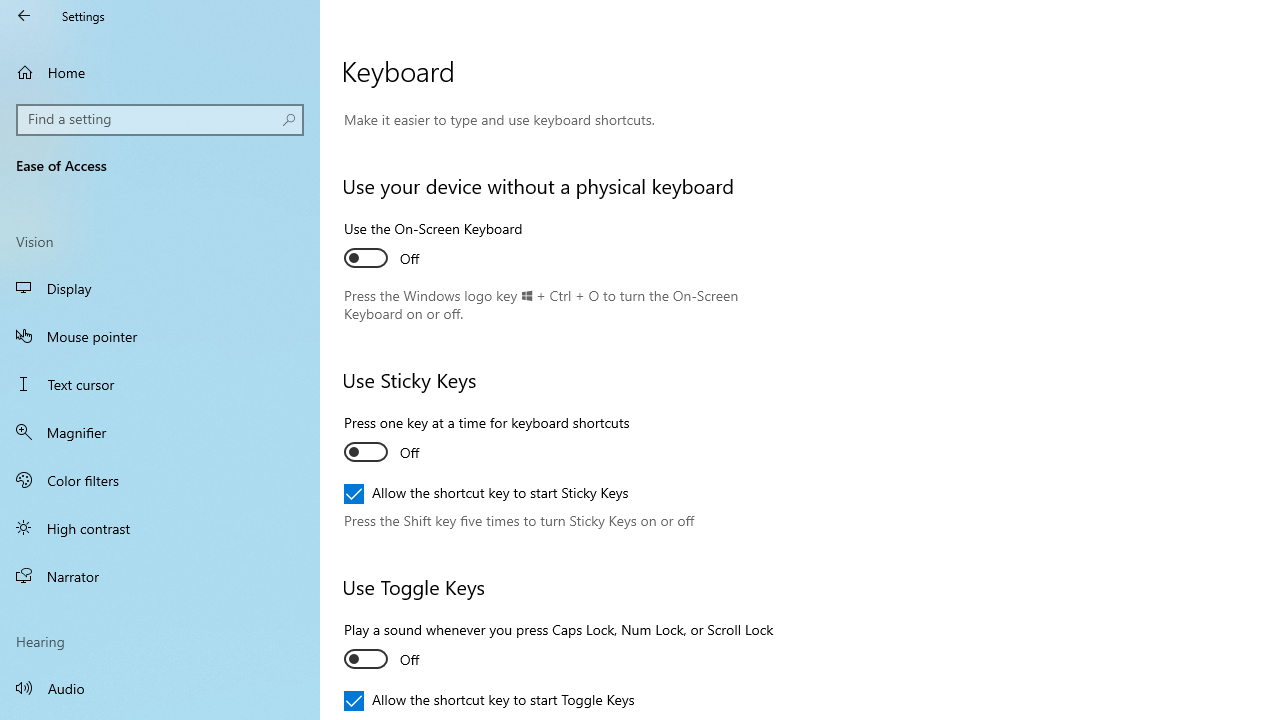  What do you see at coordinates (160, 384) in the screenshot?
I see `'Text cursor'` at bounding box center [160, 384].